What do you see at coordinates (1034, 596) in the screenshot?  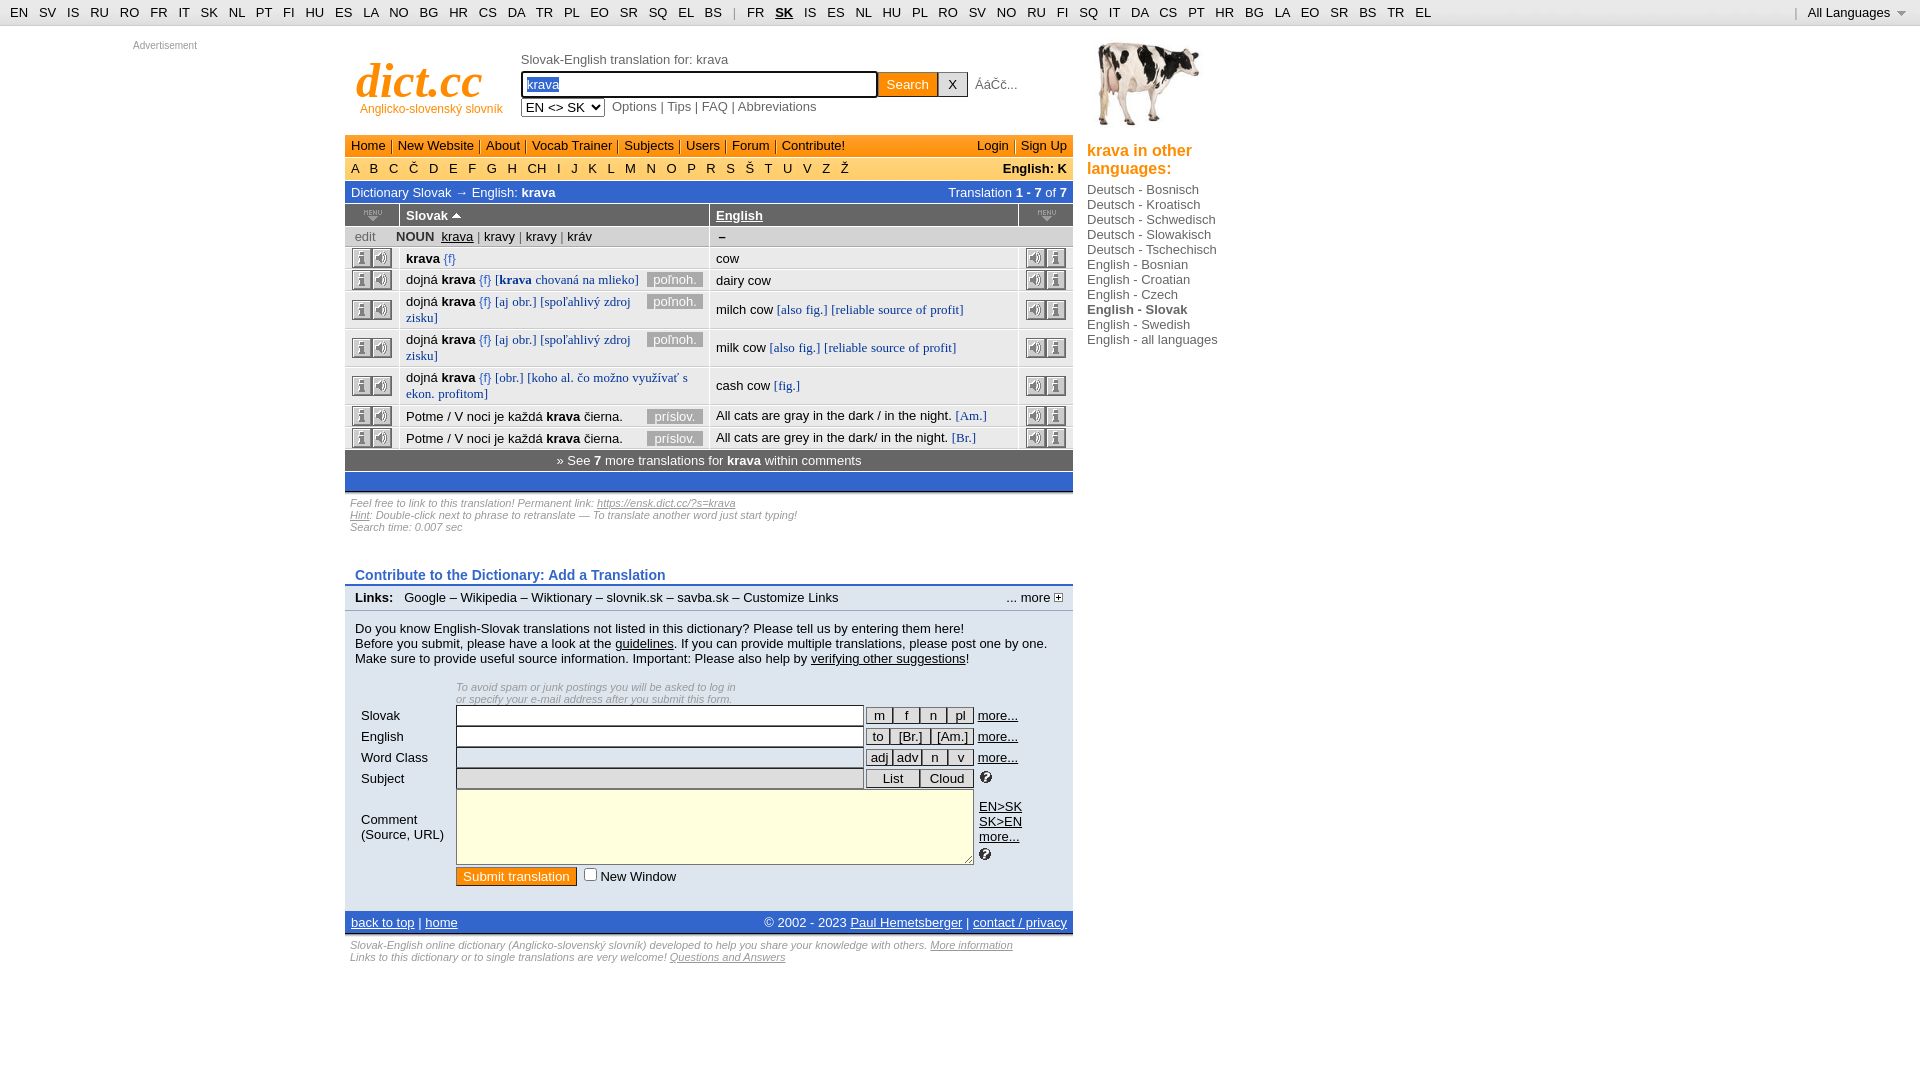 I see `'... more'` at bounding box center [1034, 596].